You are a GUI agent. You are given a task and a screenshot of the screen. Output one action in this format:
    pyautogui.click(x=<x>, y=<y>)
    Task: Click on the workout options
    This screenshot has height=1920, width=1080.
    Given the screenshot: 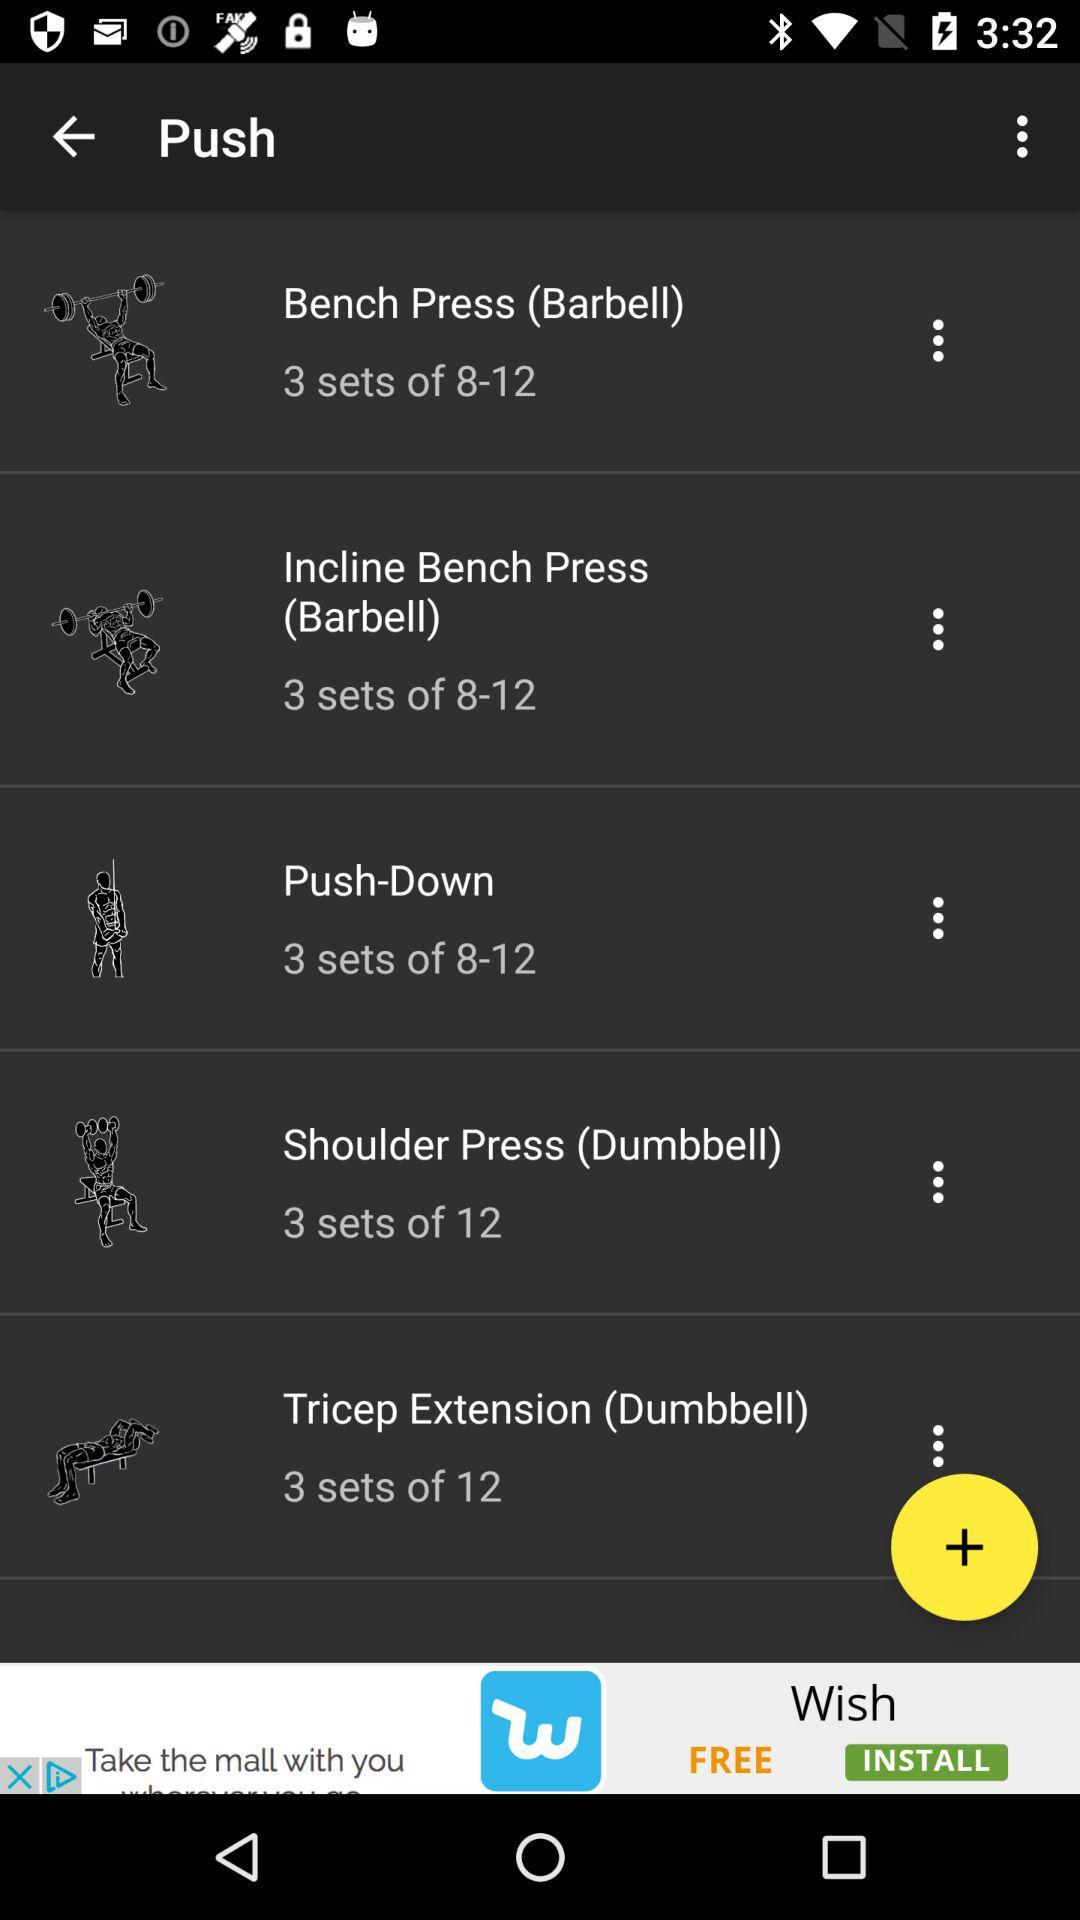 What is the action you would take?
    pyautogui.click(x=938, y=340)
    